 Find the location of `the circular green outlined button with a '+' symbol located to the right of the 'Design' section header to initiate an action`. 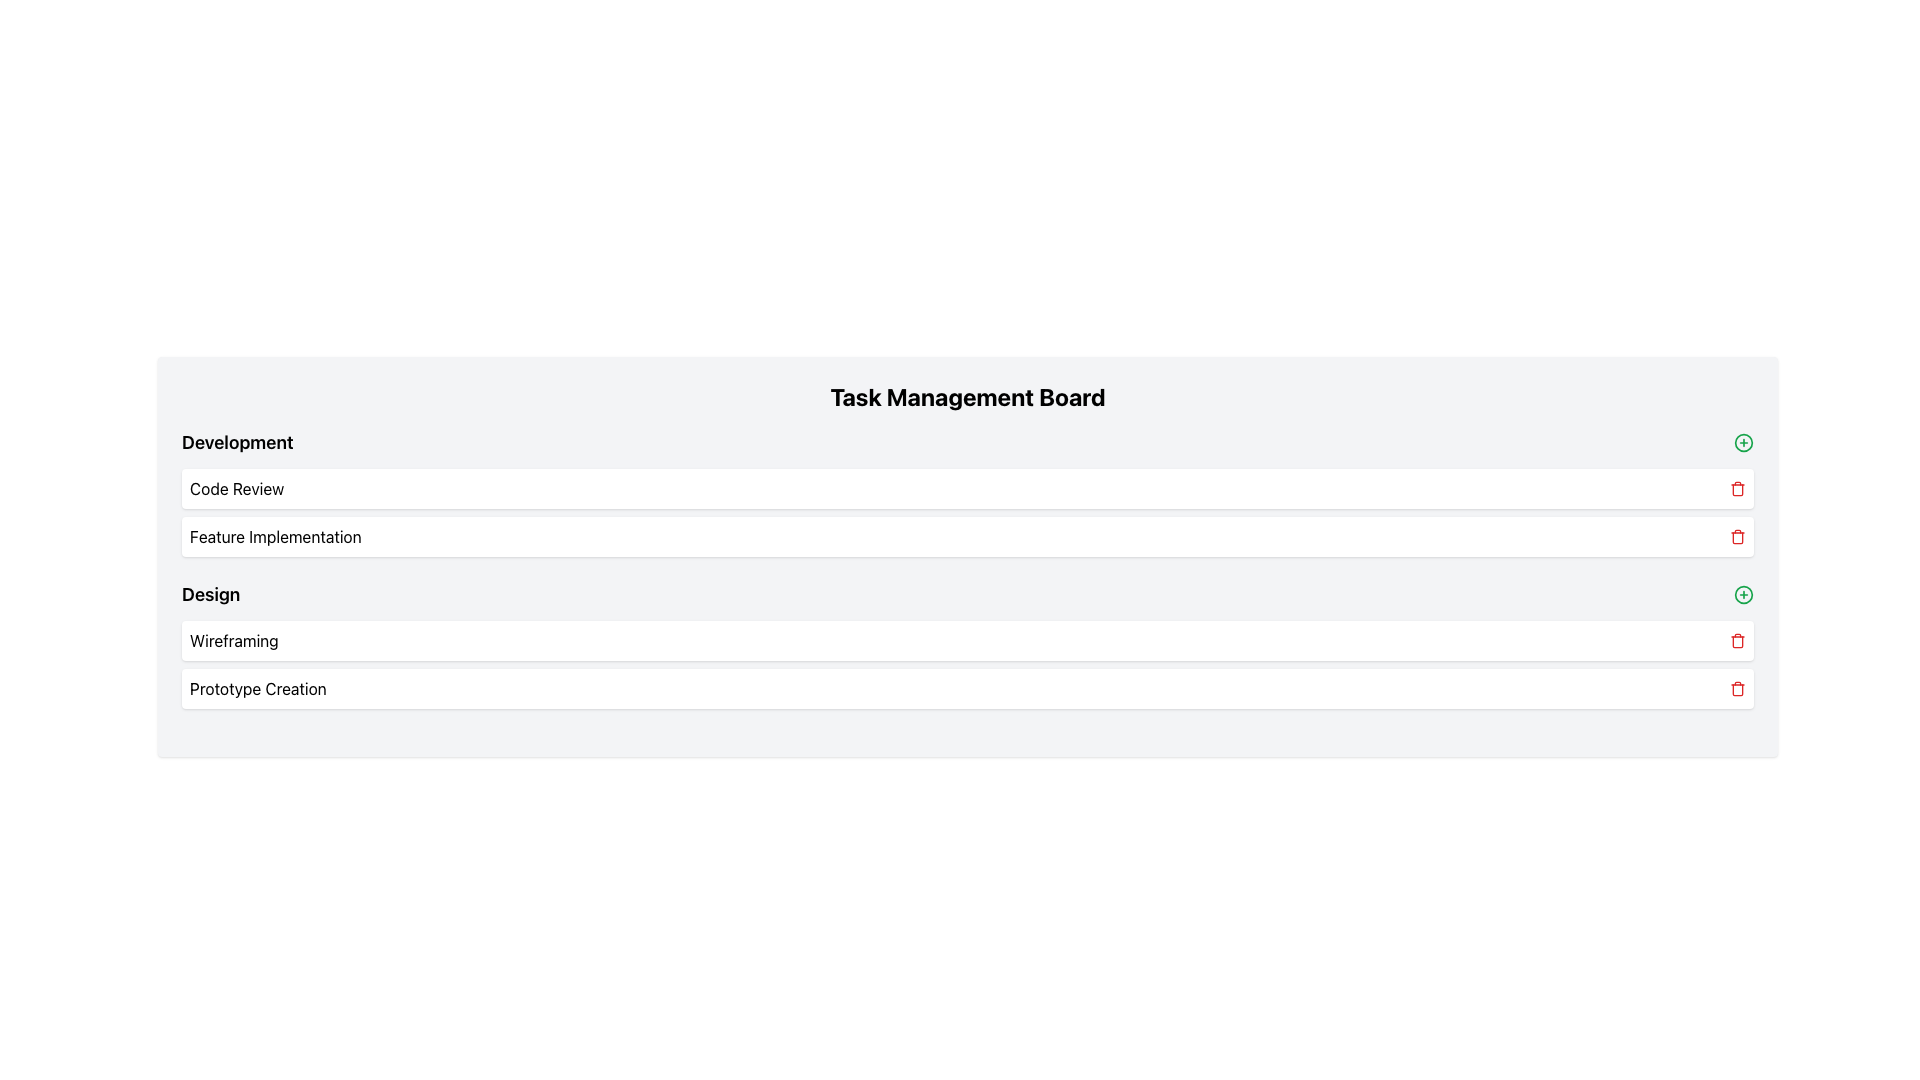

the circular green outlined button with a '+' symbol located to the right of the 'Design' section header to initiate an action is located at coordinates (1742, 593).